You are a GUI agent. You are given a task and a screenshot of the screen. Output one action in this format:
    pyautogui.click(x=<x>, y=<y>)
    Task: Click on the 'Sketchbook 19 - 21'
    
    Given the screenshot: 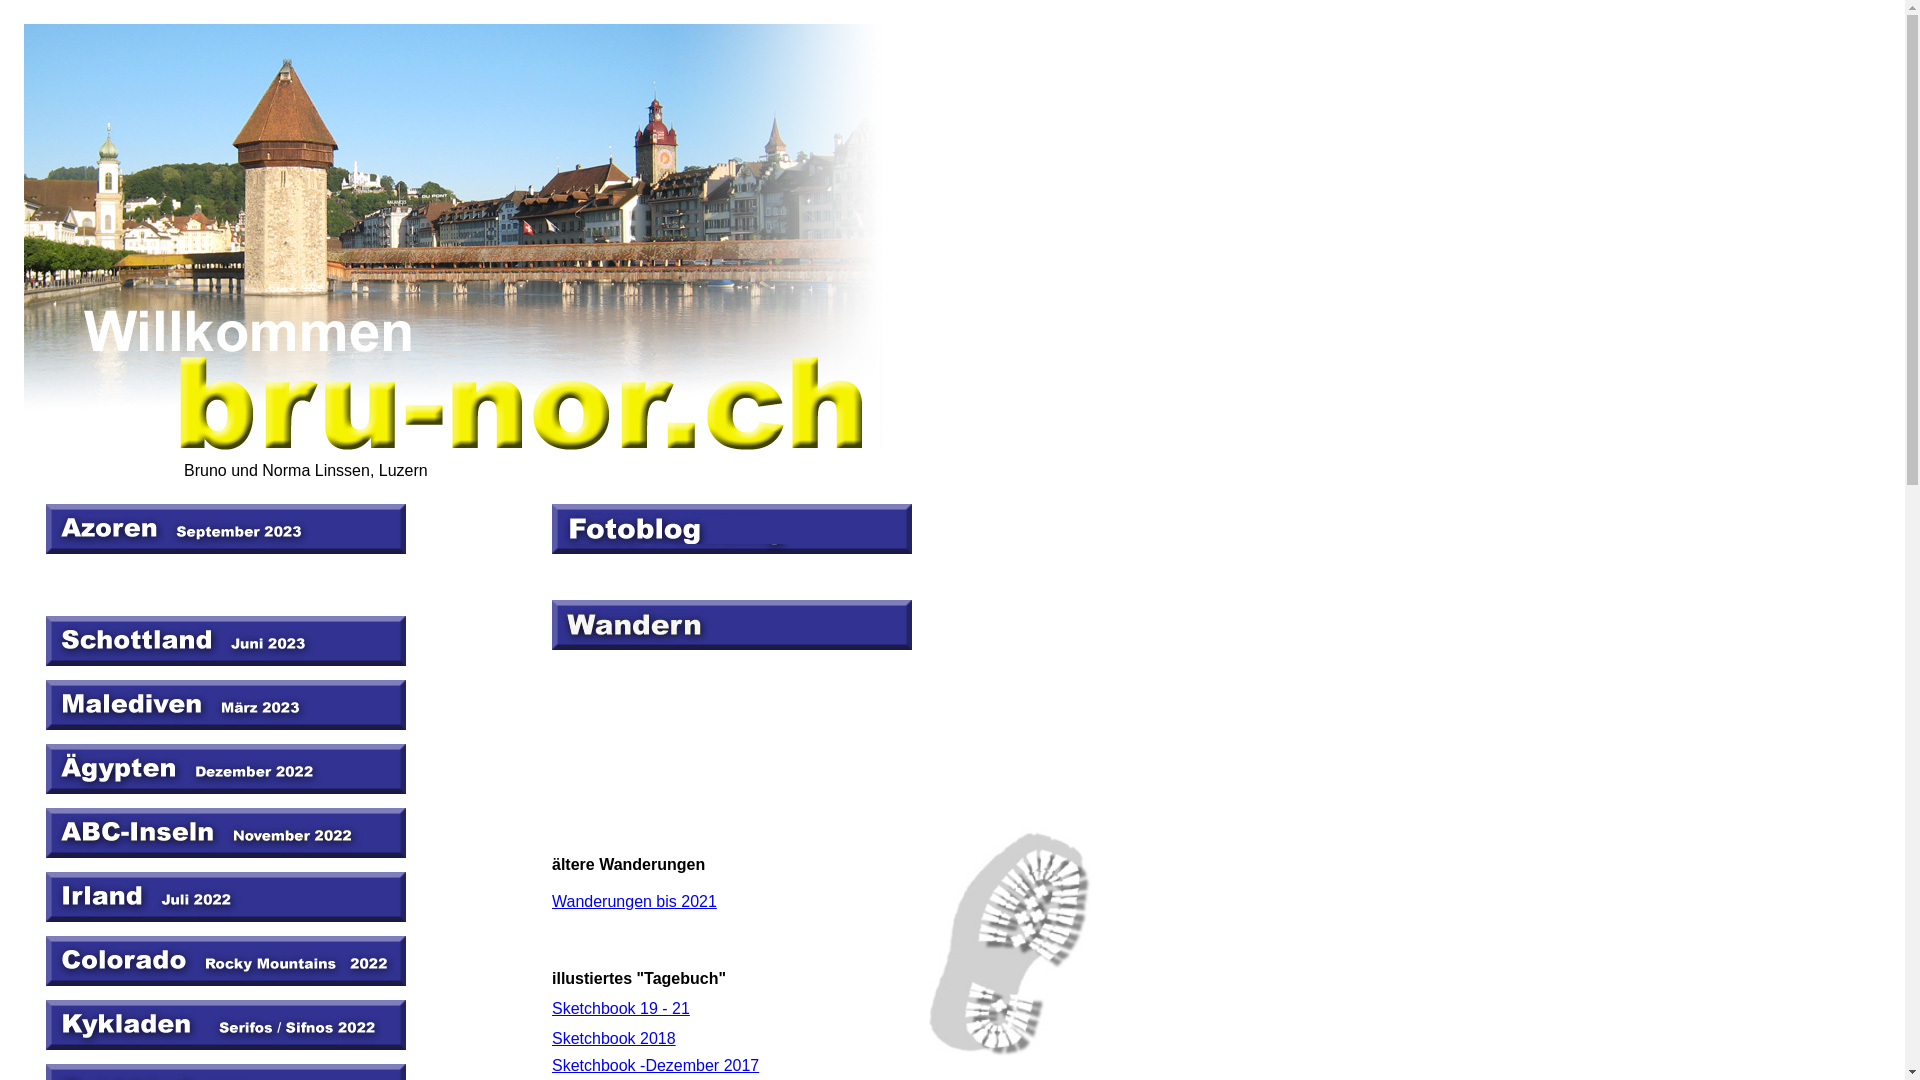 What is the action you would take?
    pyautogui.click(x=552, y=1008)
    